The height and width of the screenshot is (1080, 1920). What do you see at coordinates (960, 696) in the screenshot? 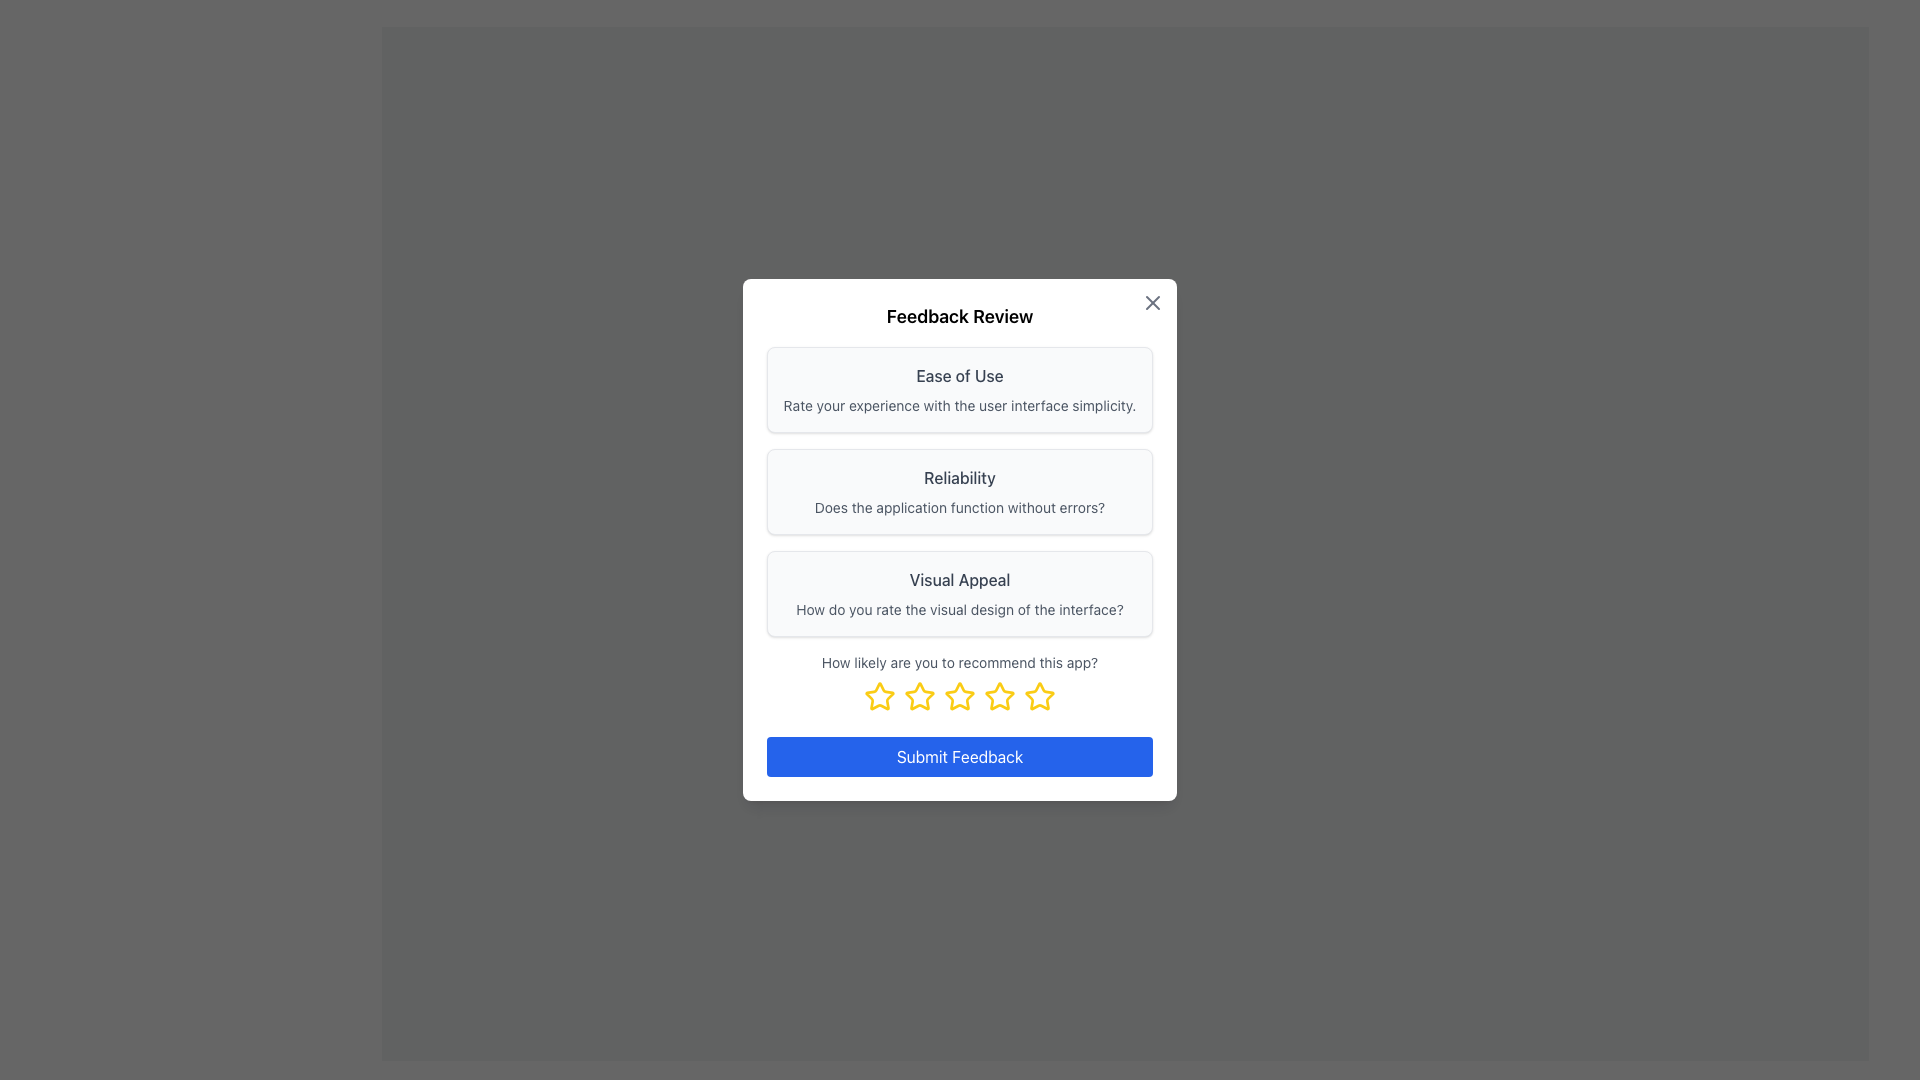
I see `the third rating star icon in the star-based rating scale` at bounding box center [960, 696].